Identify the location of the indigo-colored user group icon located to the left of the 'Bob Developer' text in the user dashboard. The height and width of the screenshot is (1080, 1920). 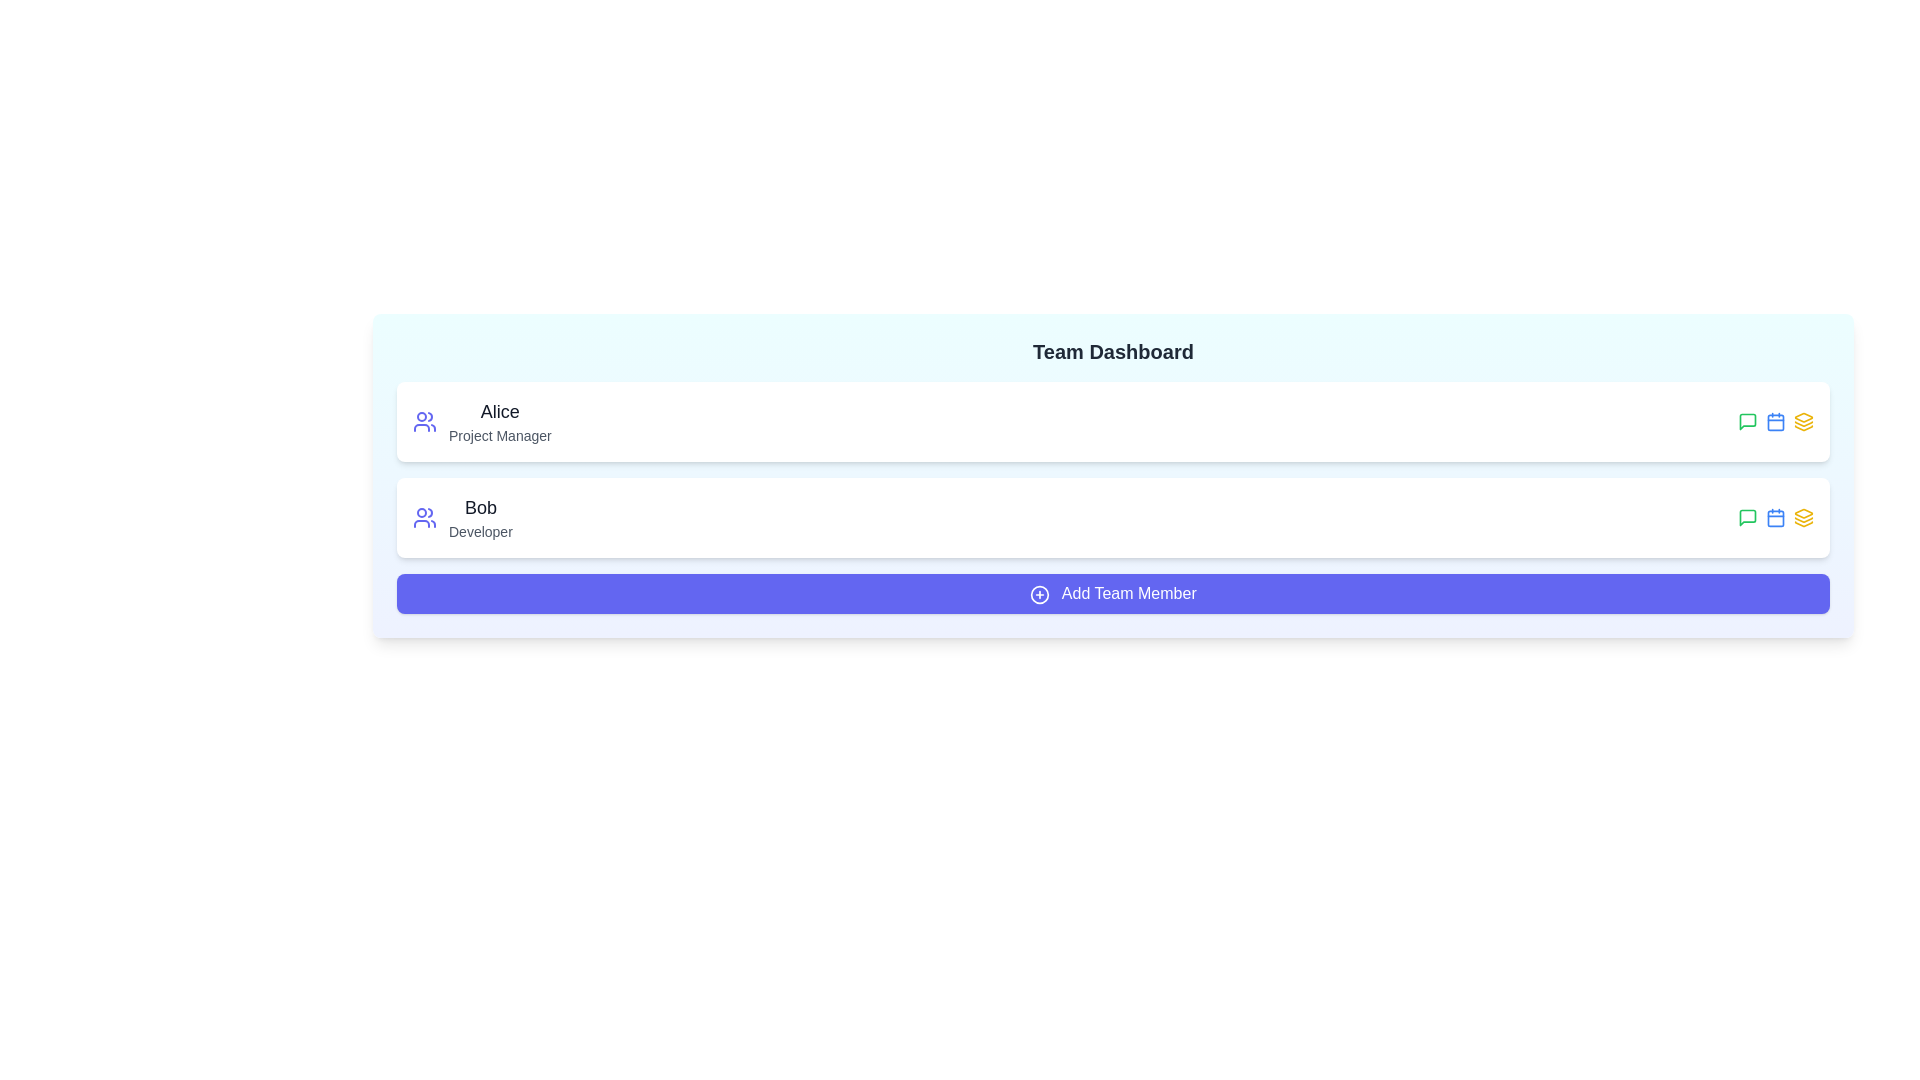
(424, 516).